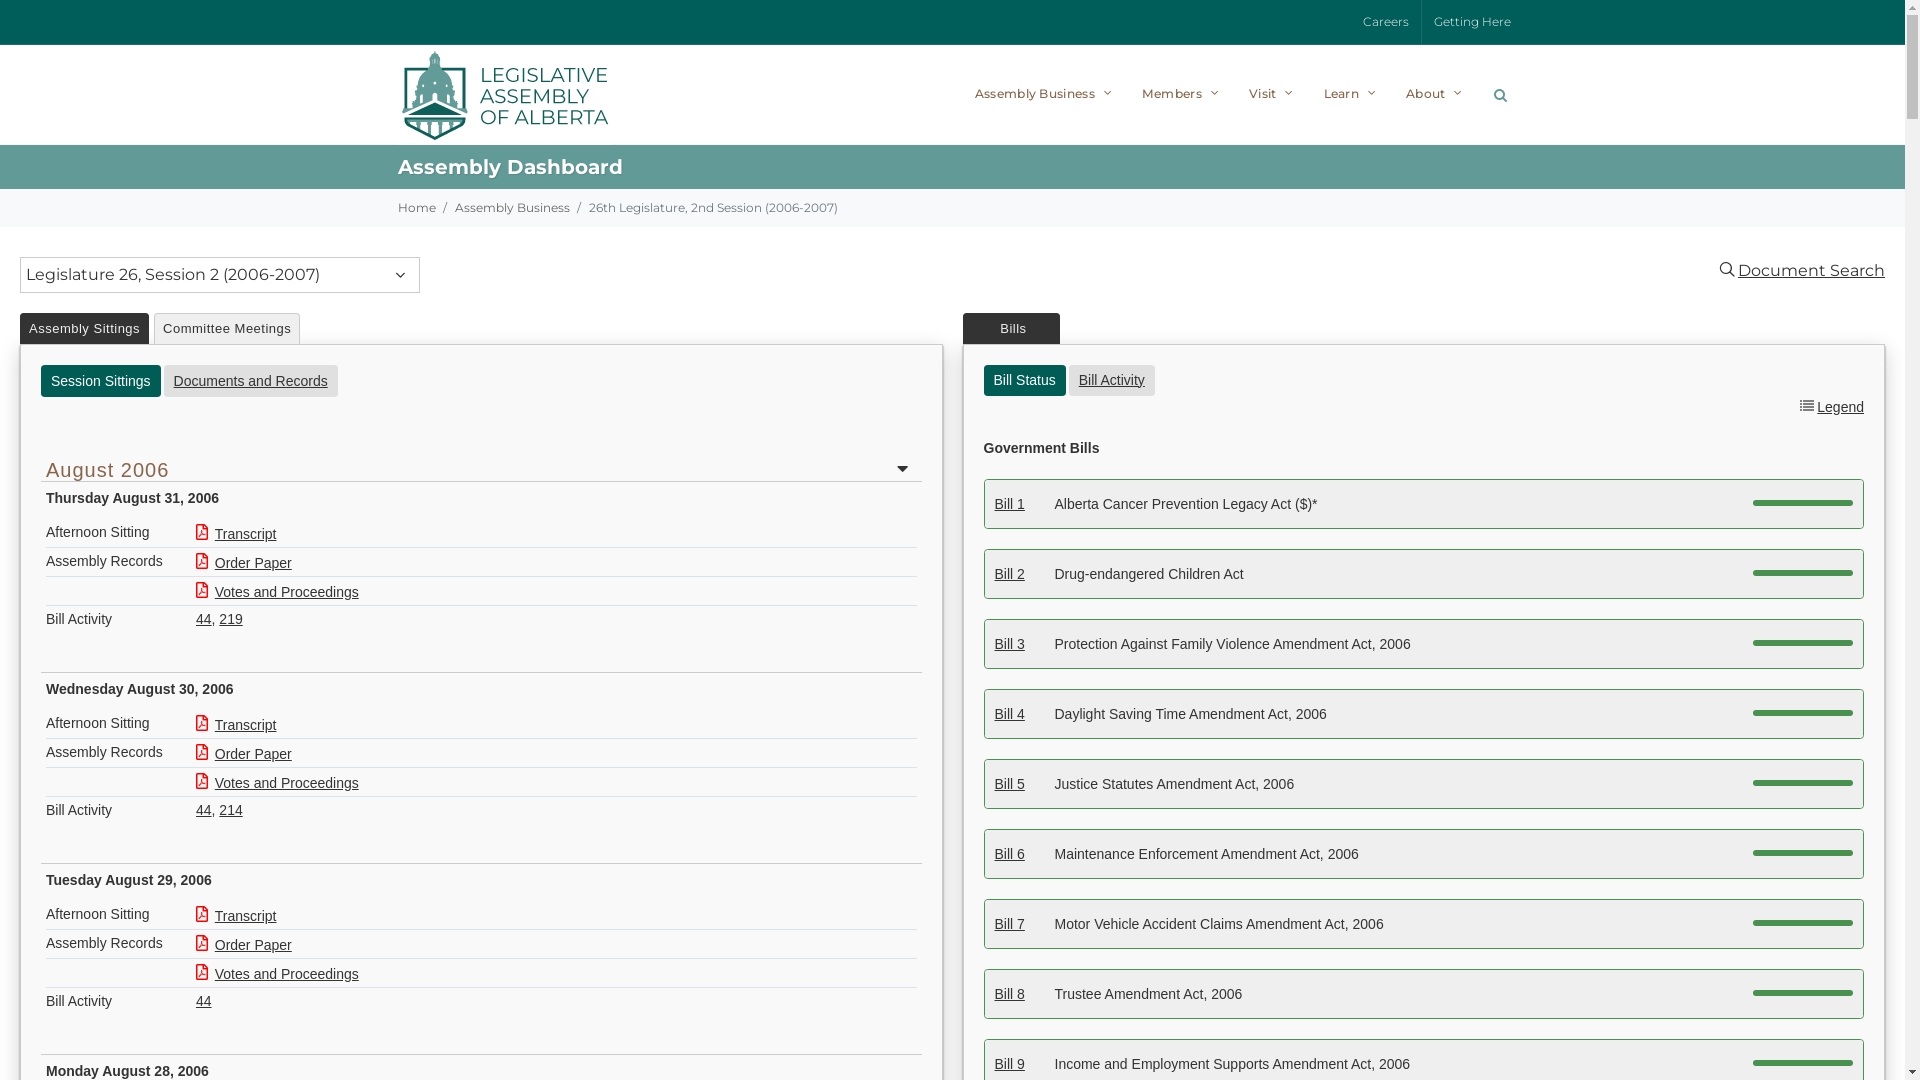 The image size is (1920, 1080). Describe the element at coordinates (1352, 93) in the screenshot. I see `'Learn'` at that location.